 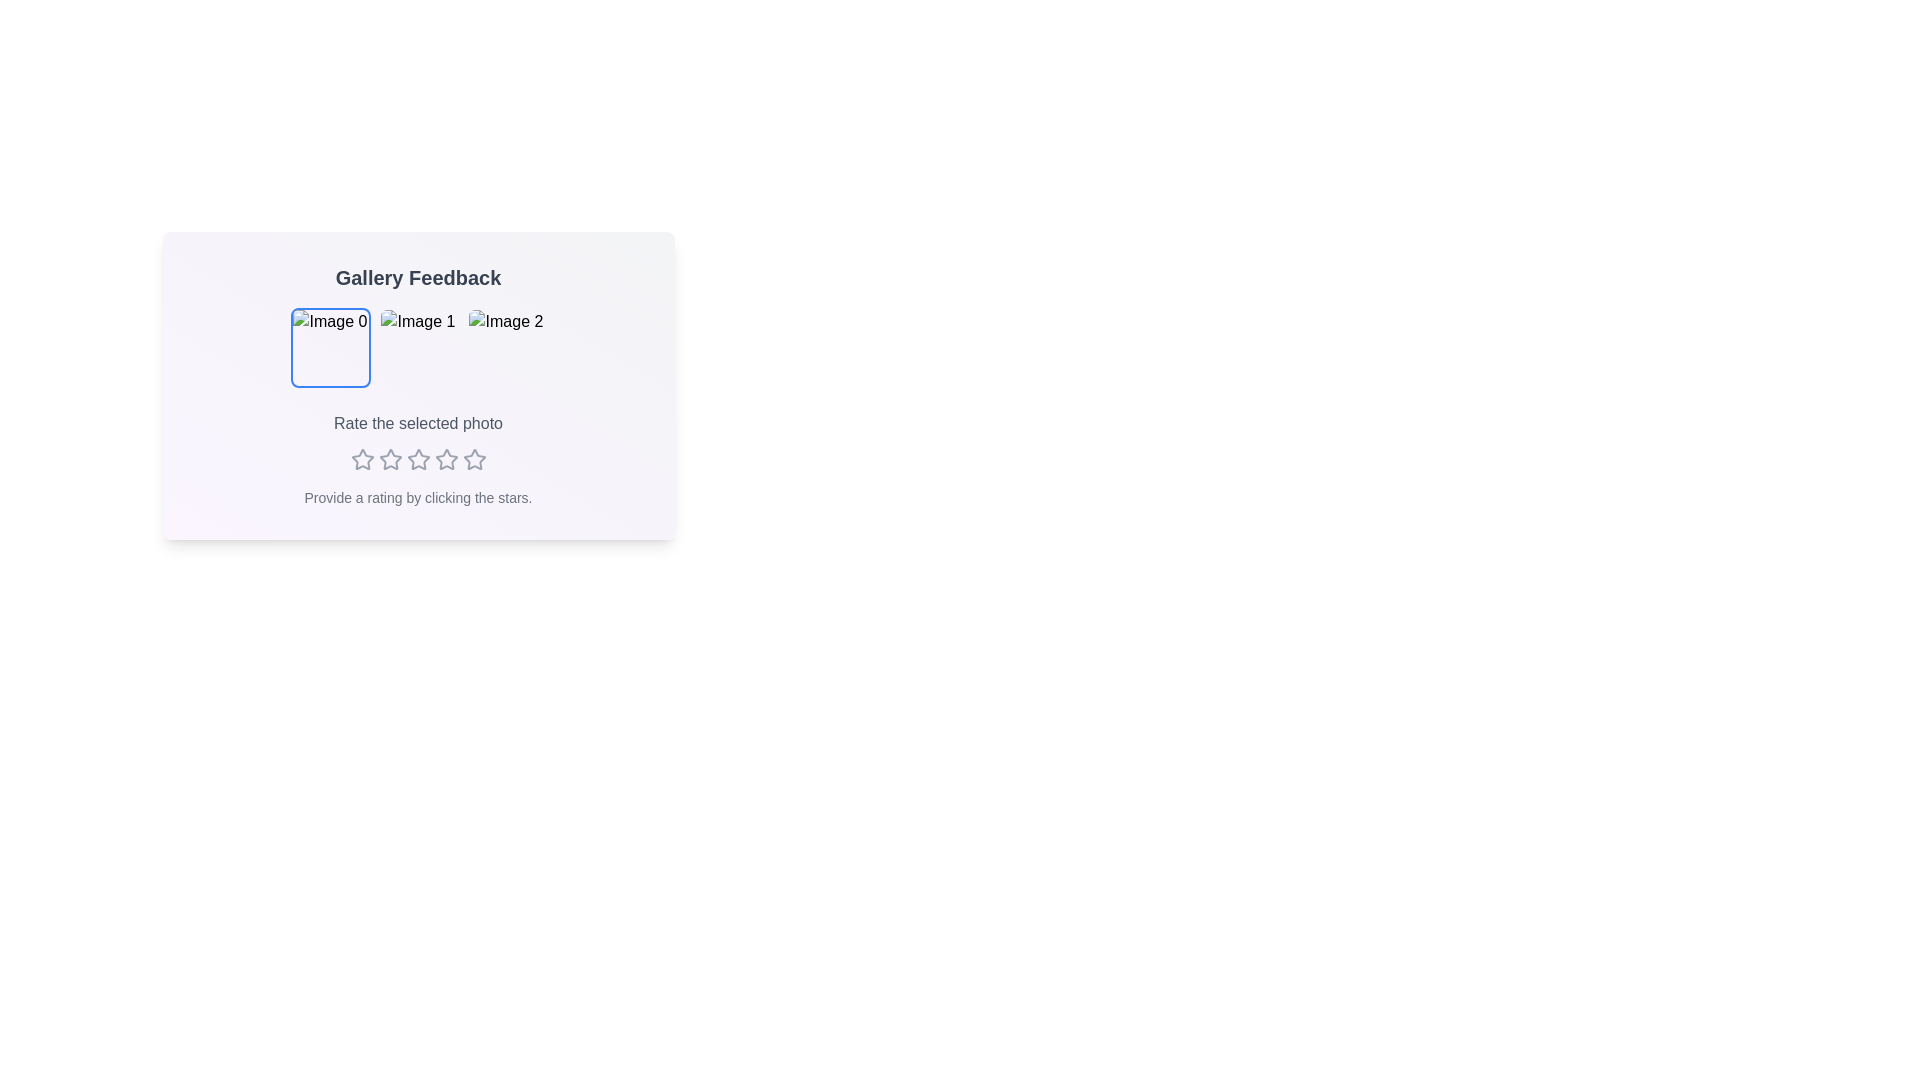 I want to click on the fifth star-shaped rating icon in the horizontal array, so click(x=473, y=459).